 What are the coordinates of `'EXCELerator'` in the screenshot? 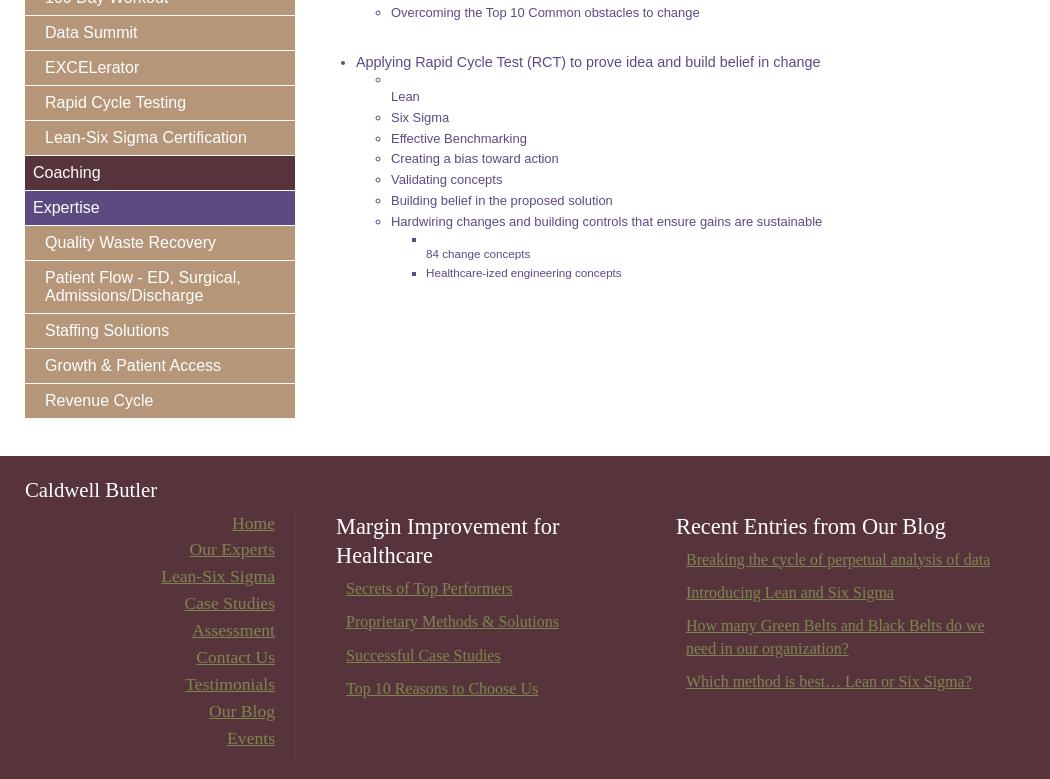 It's located at (91, 67).